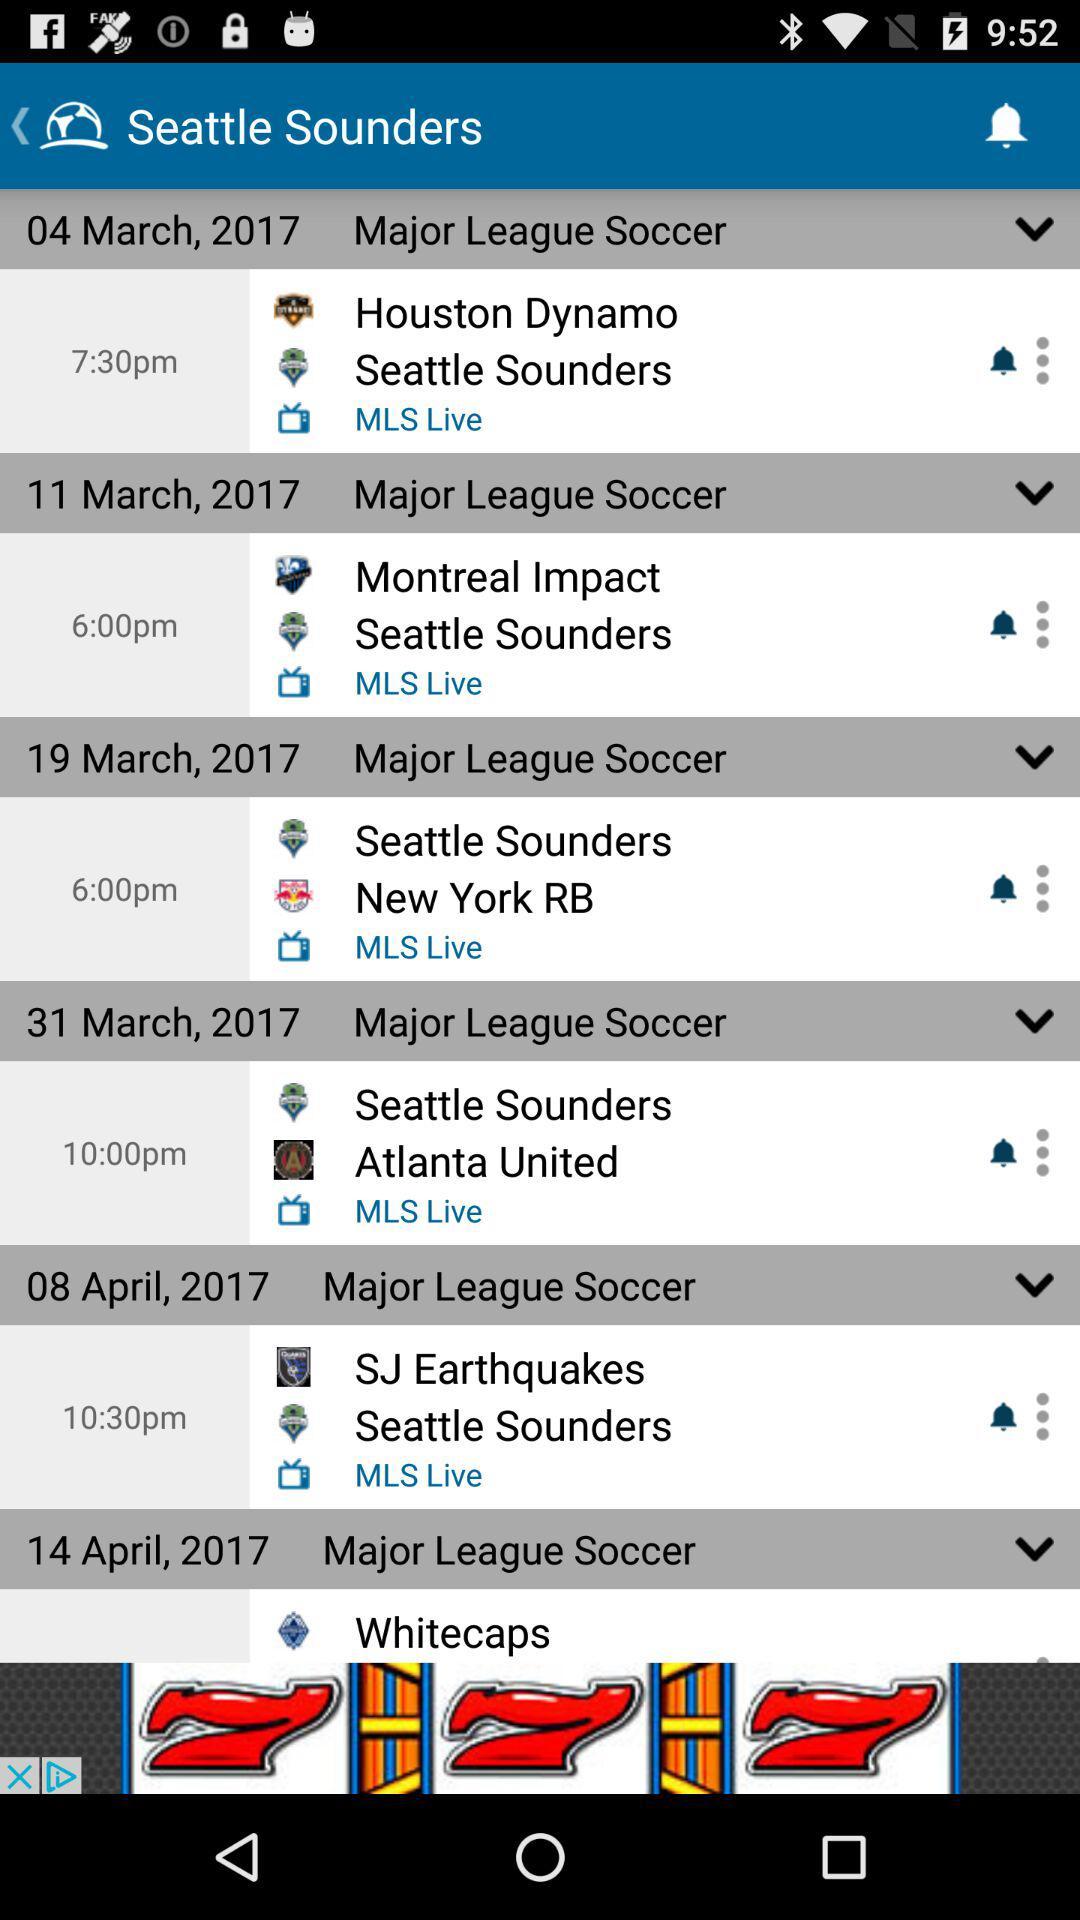  What do you see at coordinates (1035, 1415) in the screenshot?
I see `show options about mls game` at bounding box center [1035, 1415].